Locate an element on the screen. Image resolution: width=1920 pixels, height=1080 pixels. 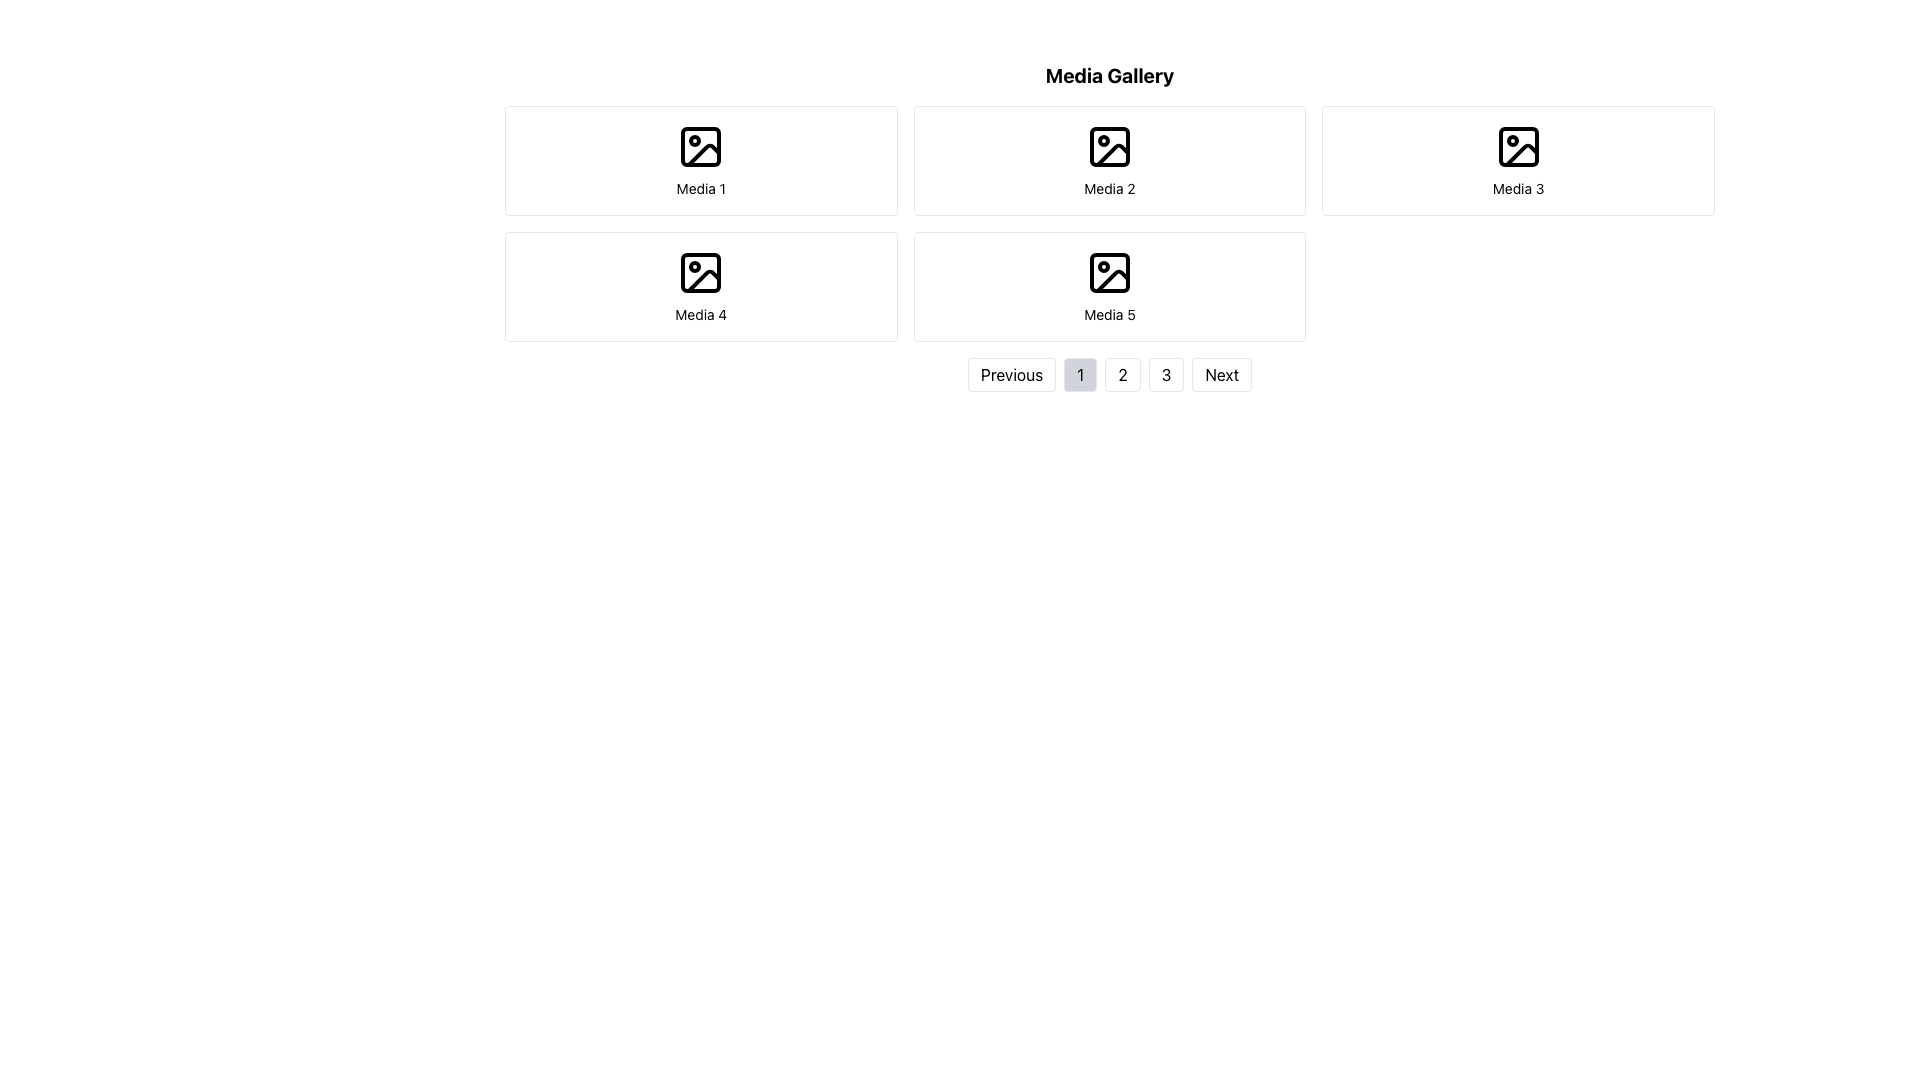
the small rectangular graphical placeholder within the image icon in the Media 5 section, which is located on the bottom row of the media tiles in the gallery view is located at coordinates (1108, 273).